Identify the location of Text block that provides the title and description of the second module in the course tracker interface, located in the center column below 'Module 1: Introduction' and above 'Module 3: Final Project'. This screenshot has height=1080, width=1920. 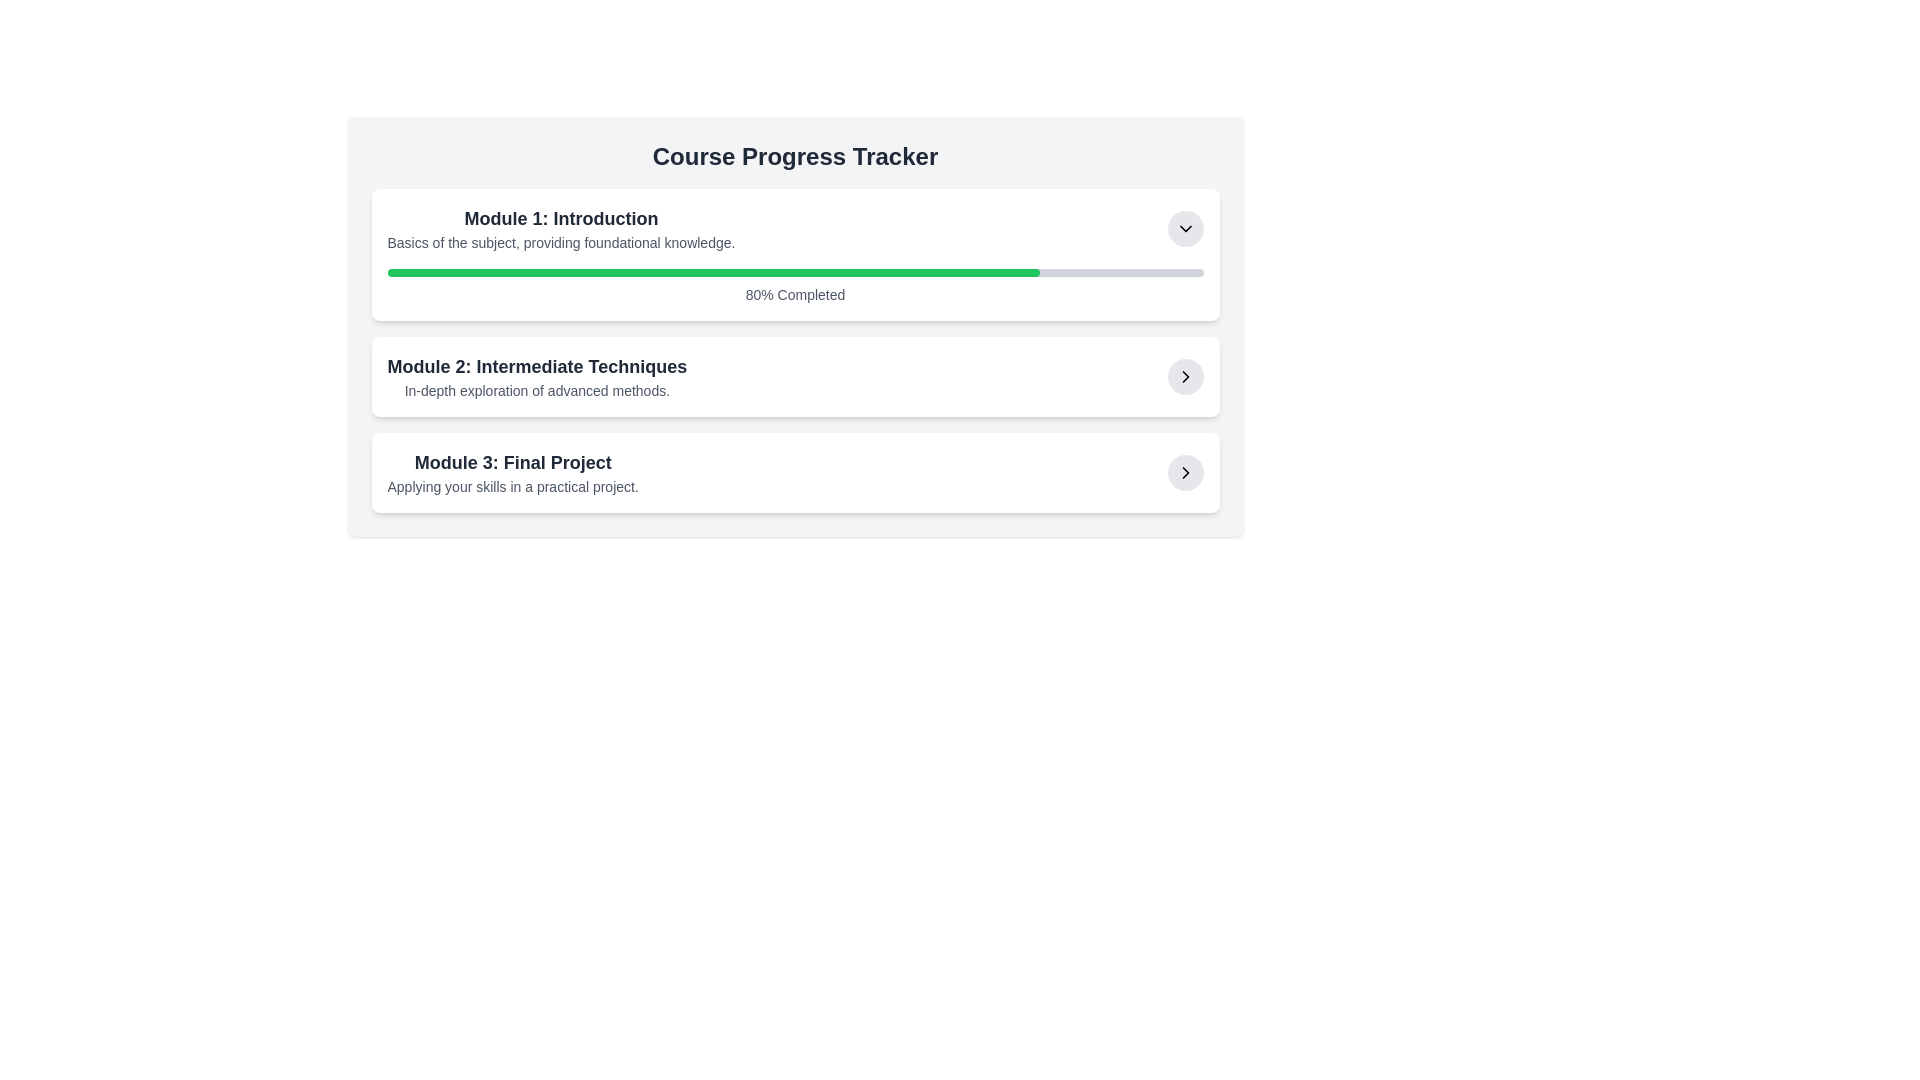
(537, 377).